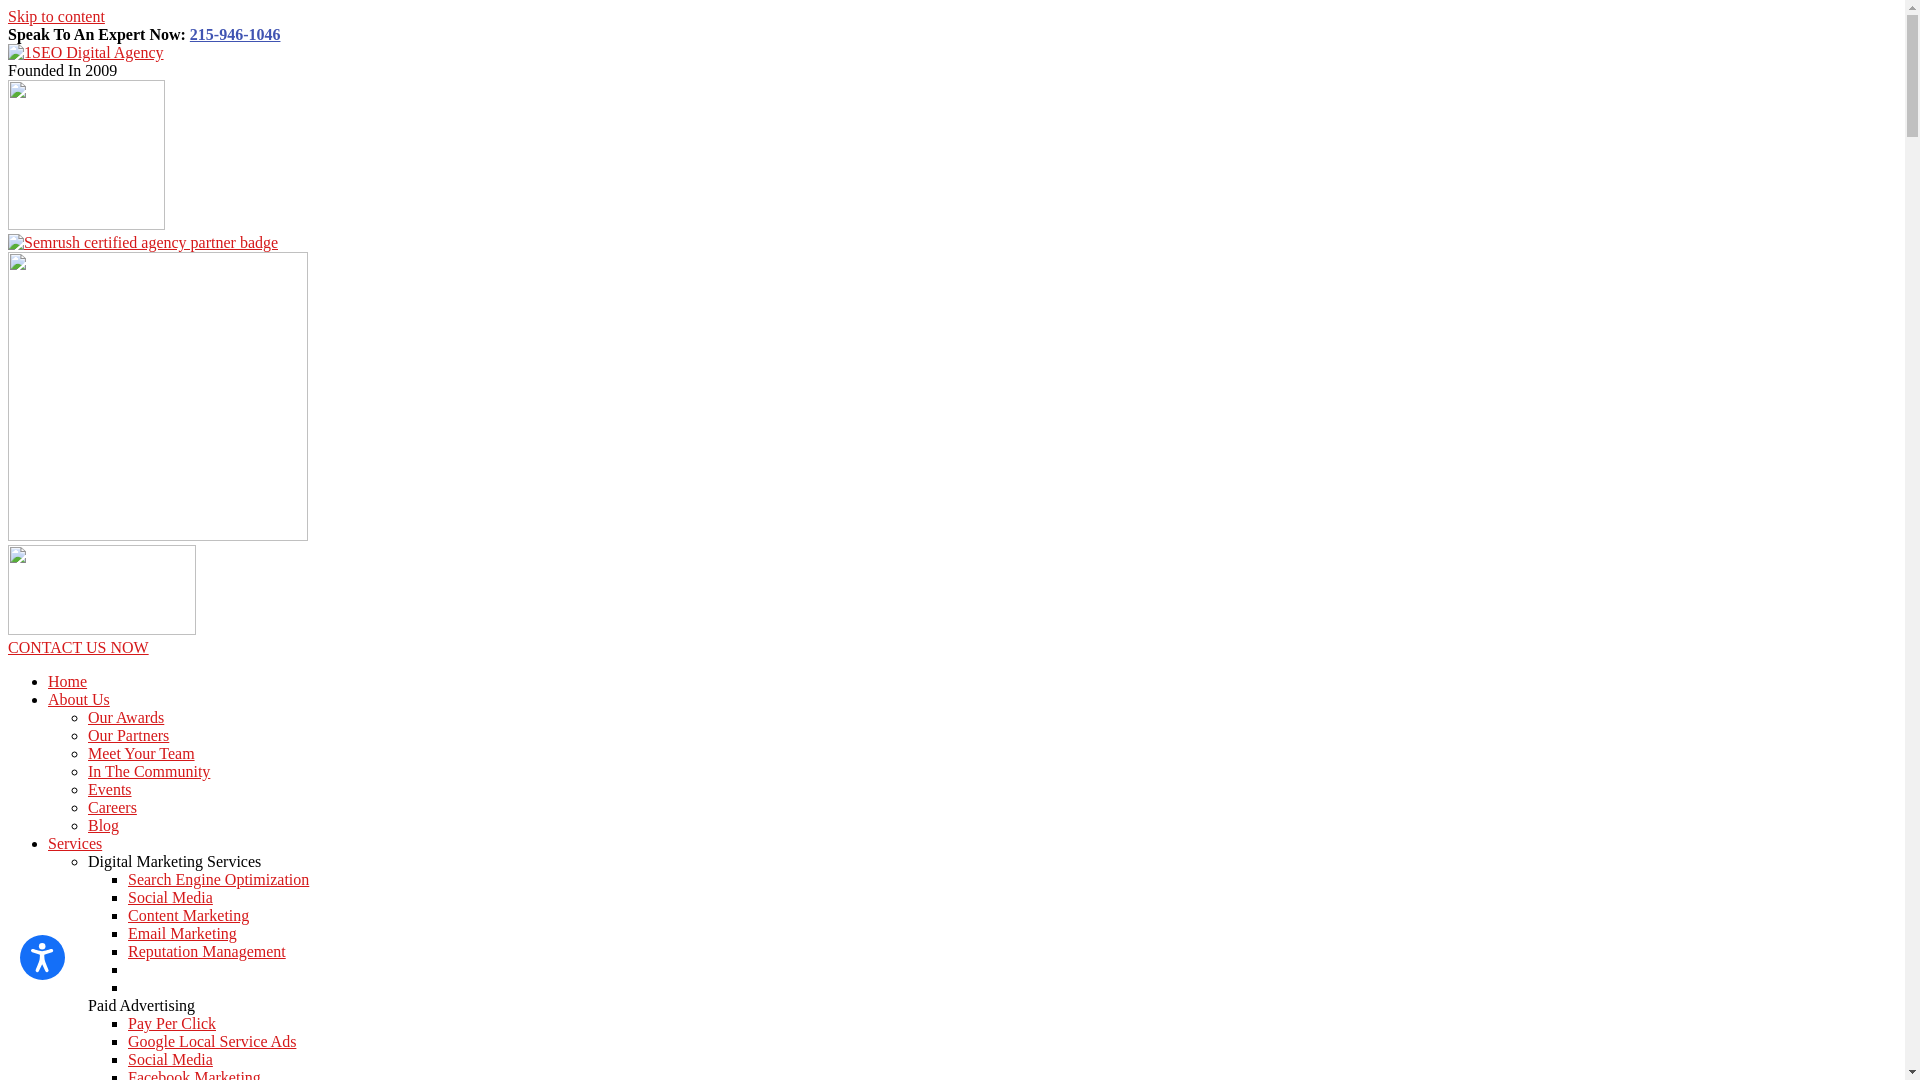  Describe the element at coordinates (86, 716) in the screenshot. I see `'Our Awards'` at that location.